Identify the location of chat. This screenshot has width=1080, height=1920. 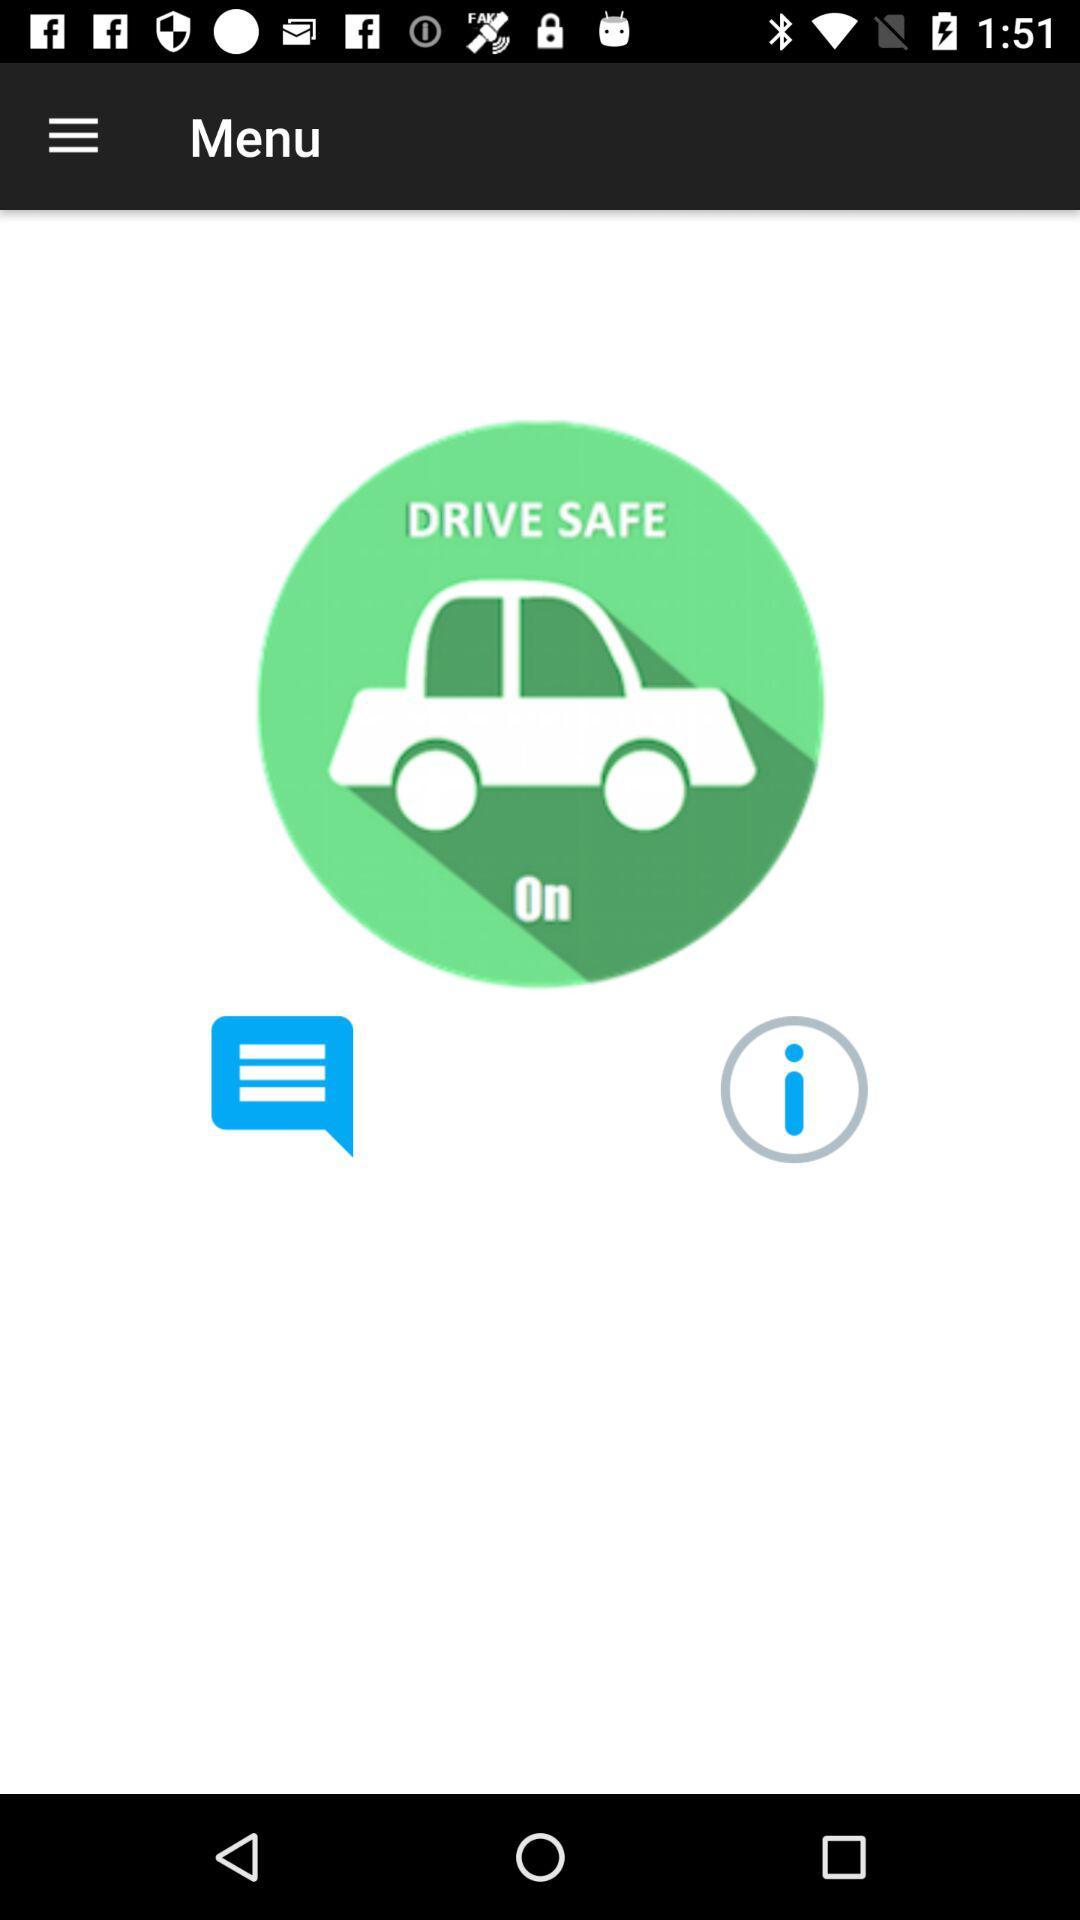
(282, 1086).